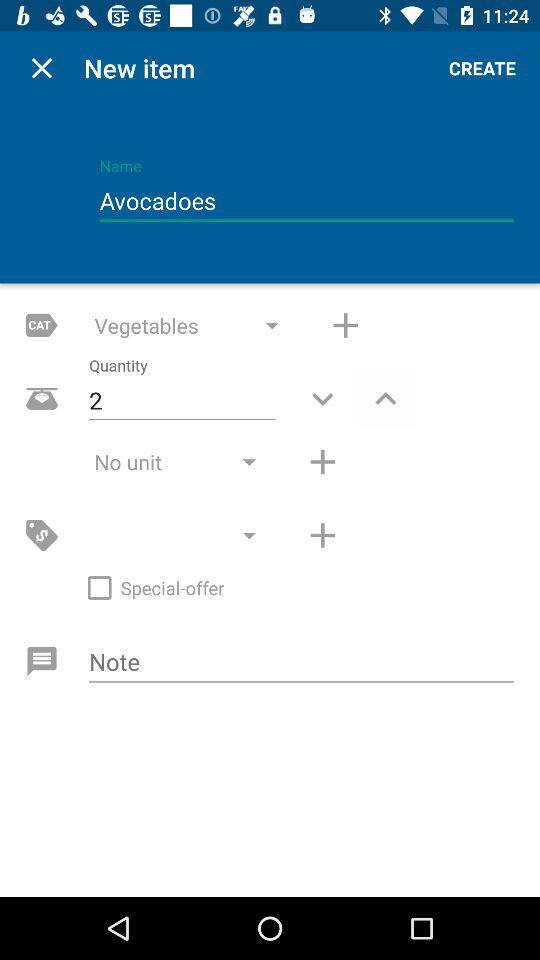 The height and width of the screenshot is (960, 540). I want to click on the add icon, so click(322, 534).